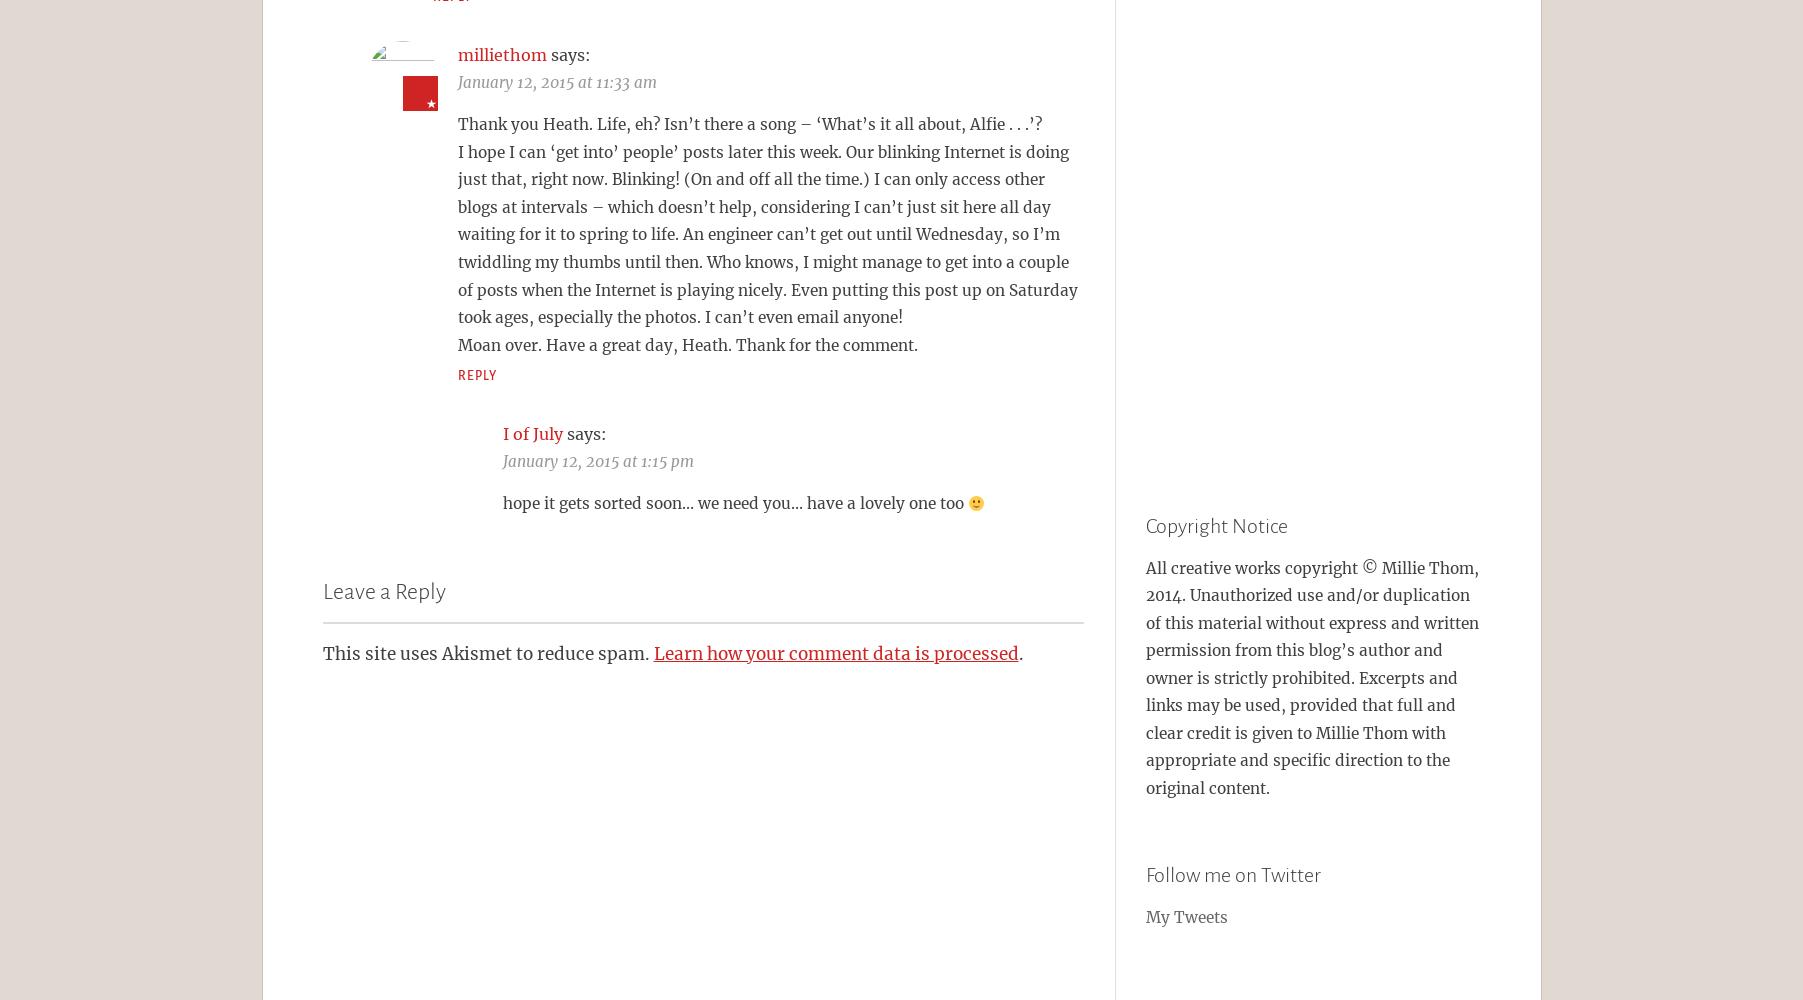 The height and width of the screenshot is (1000, 1803). Describe the element at coordinates (1019, 653) in the screenshot. I see `'.'` at that location.